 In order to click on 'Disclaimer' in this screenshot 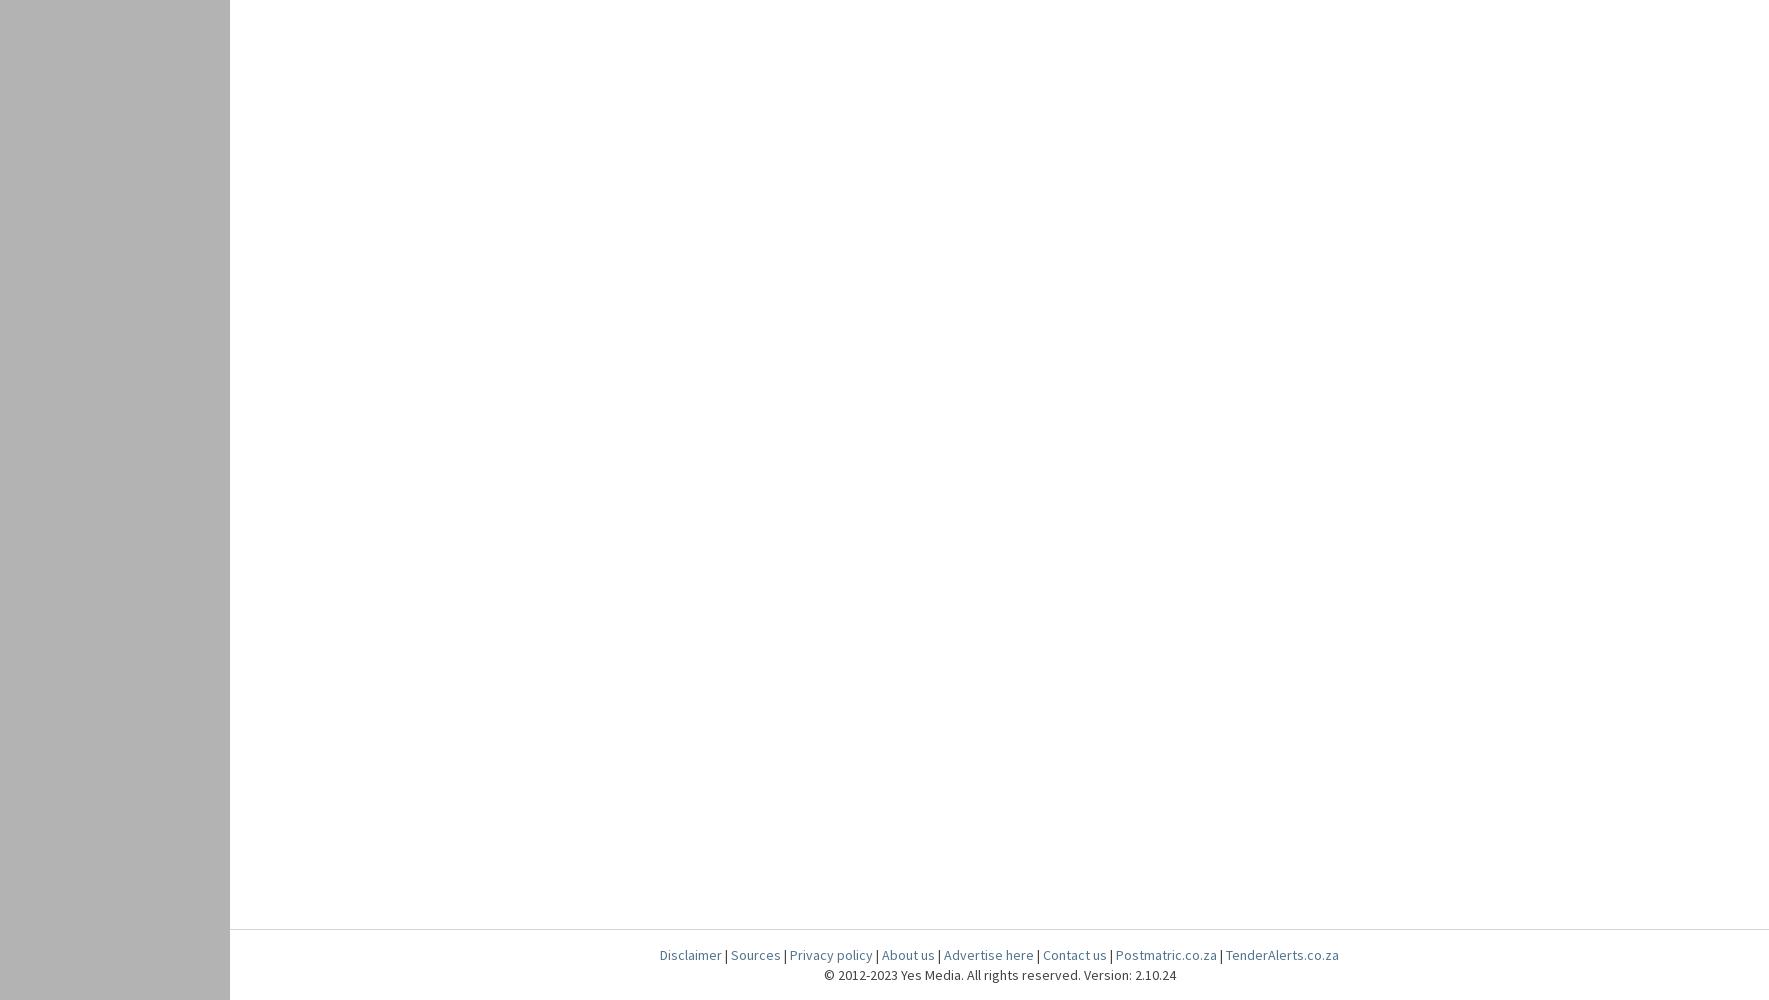, I will do `click(690, 954)`.